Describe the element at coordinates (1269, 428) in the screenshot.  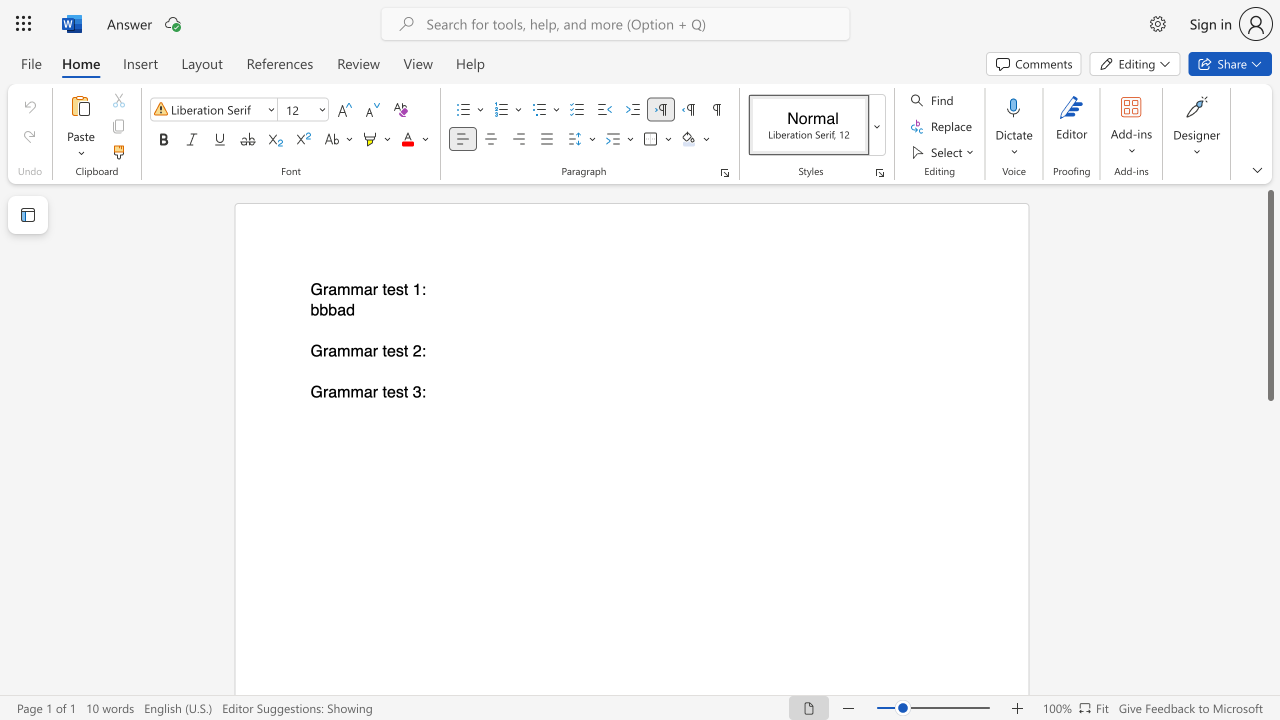
I see `the scrollbar on the side` at that location.